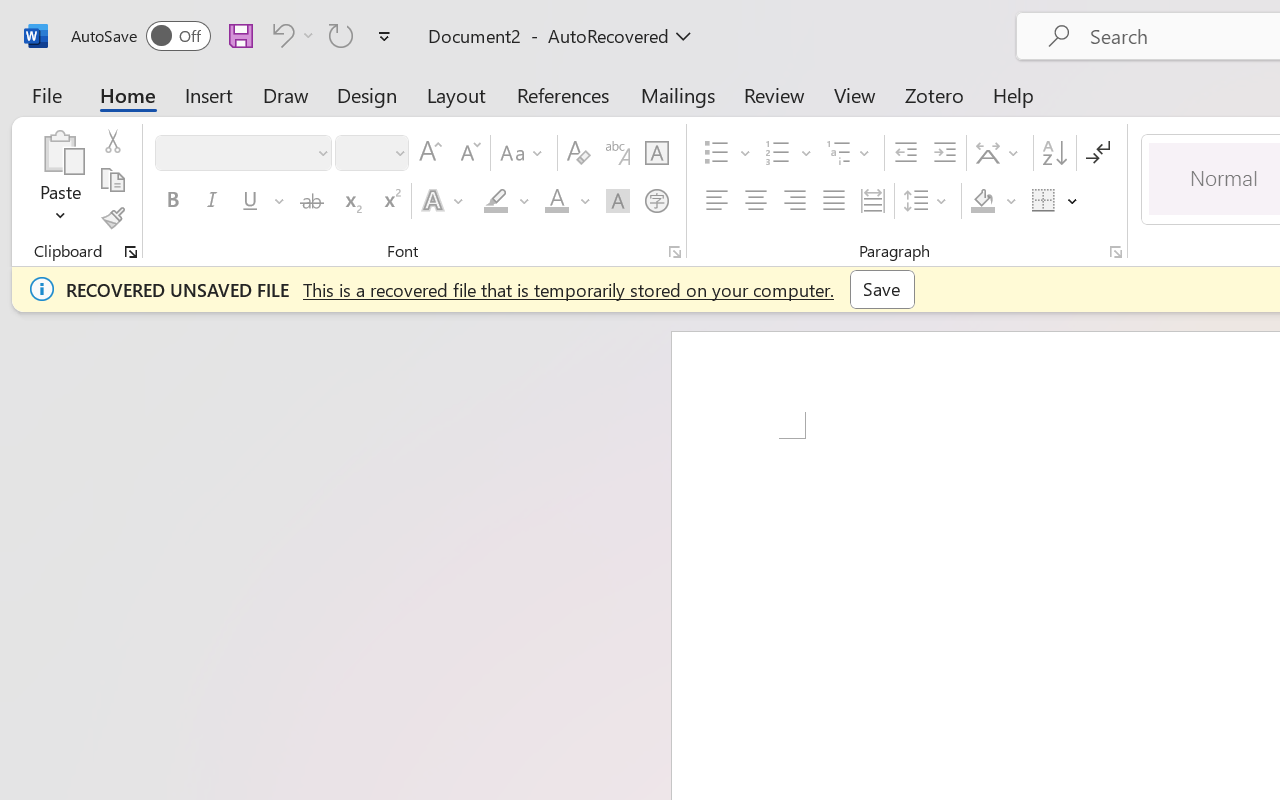 This screenshot has height=800, width=1280. I want to click on 'Can', so click(279, 34).